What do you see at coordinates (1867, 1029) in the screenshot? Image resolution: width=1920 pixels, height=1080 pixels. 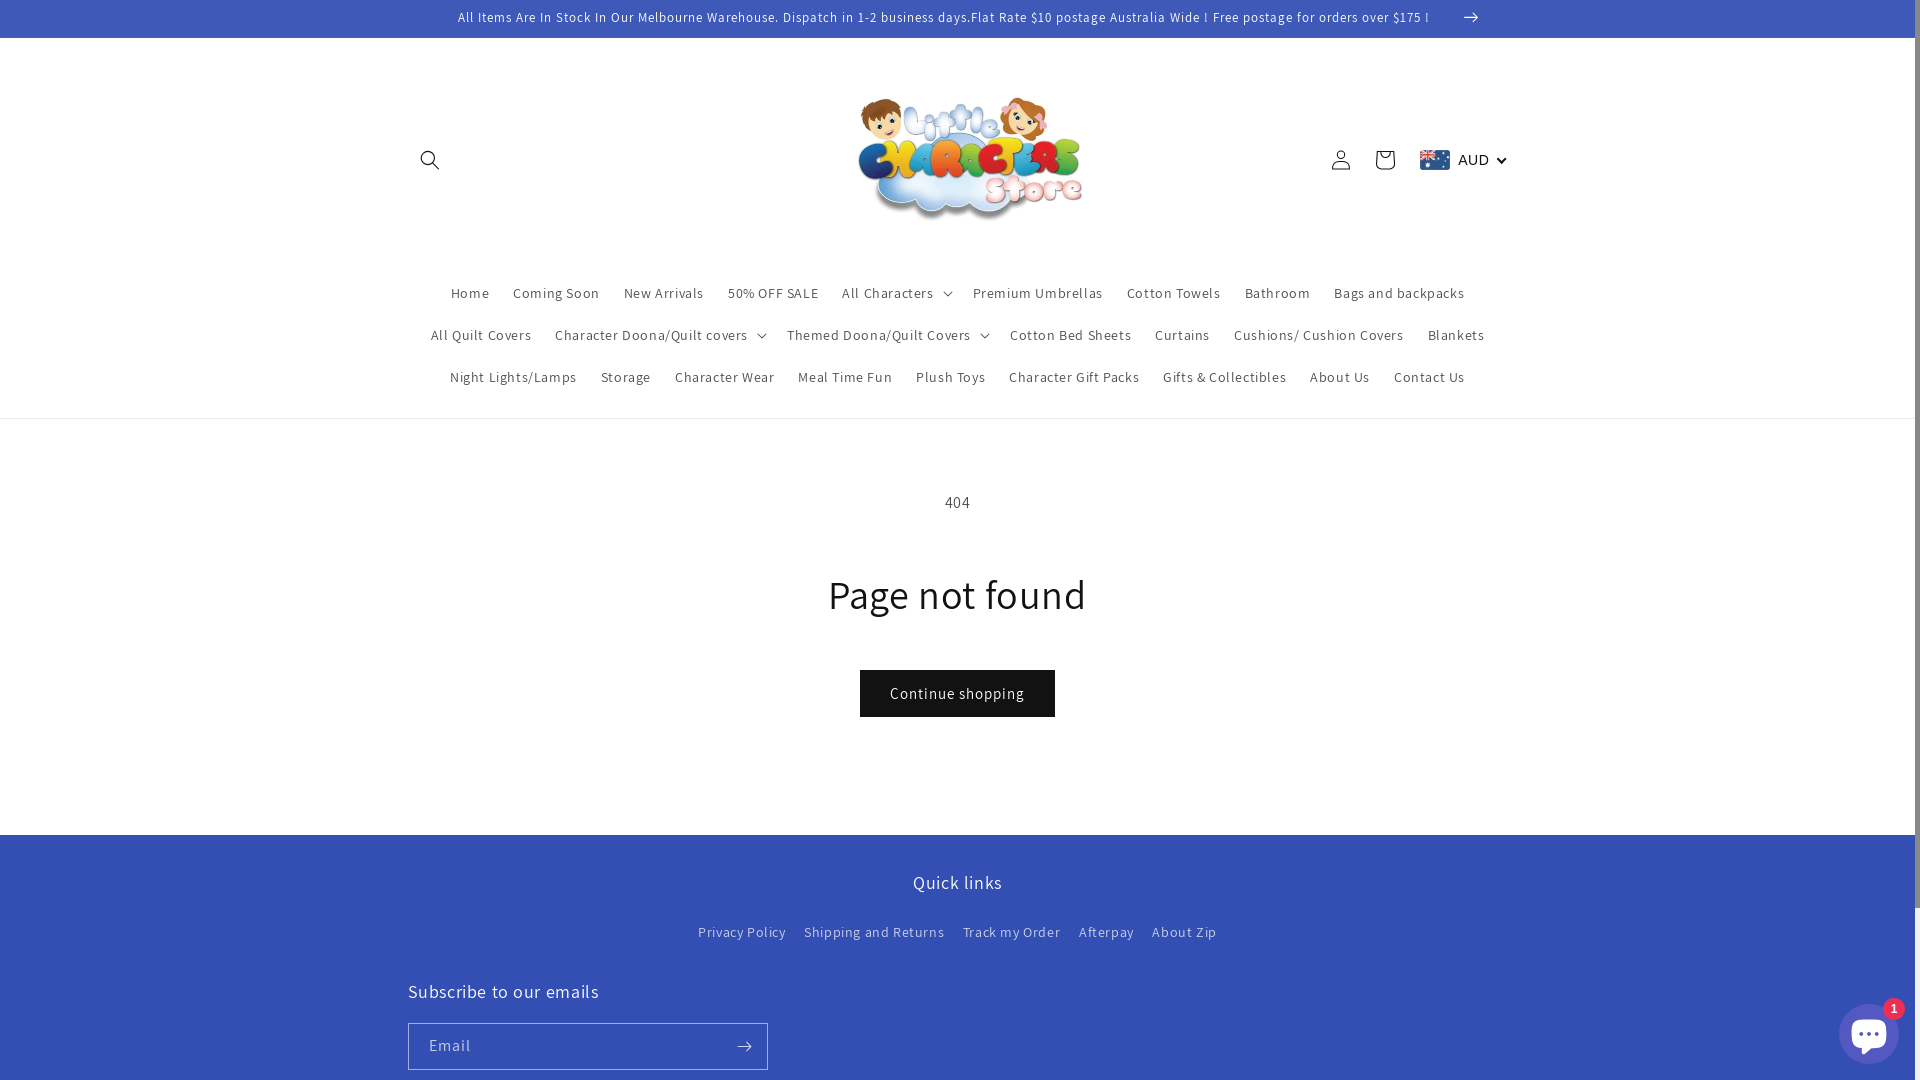 I see `'Shopify online store chat'` at bounding box center [1867, 1029].